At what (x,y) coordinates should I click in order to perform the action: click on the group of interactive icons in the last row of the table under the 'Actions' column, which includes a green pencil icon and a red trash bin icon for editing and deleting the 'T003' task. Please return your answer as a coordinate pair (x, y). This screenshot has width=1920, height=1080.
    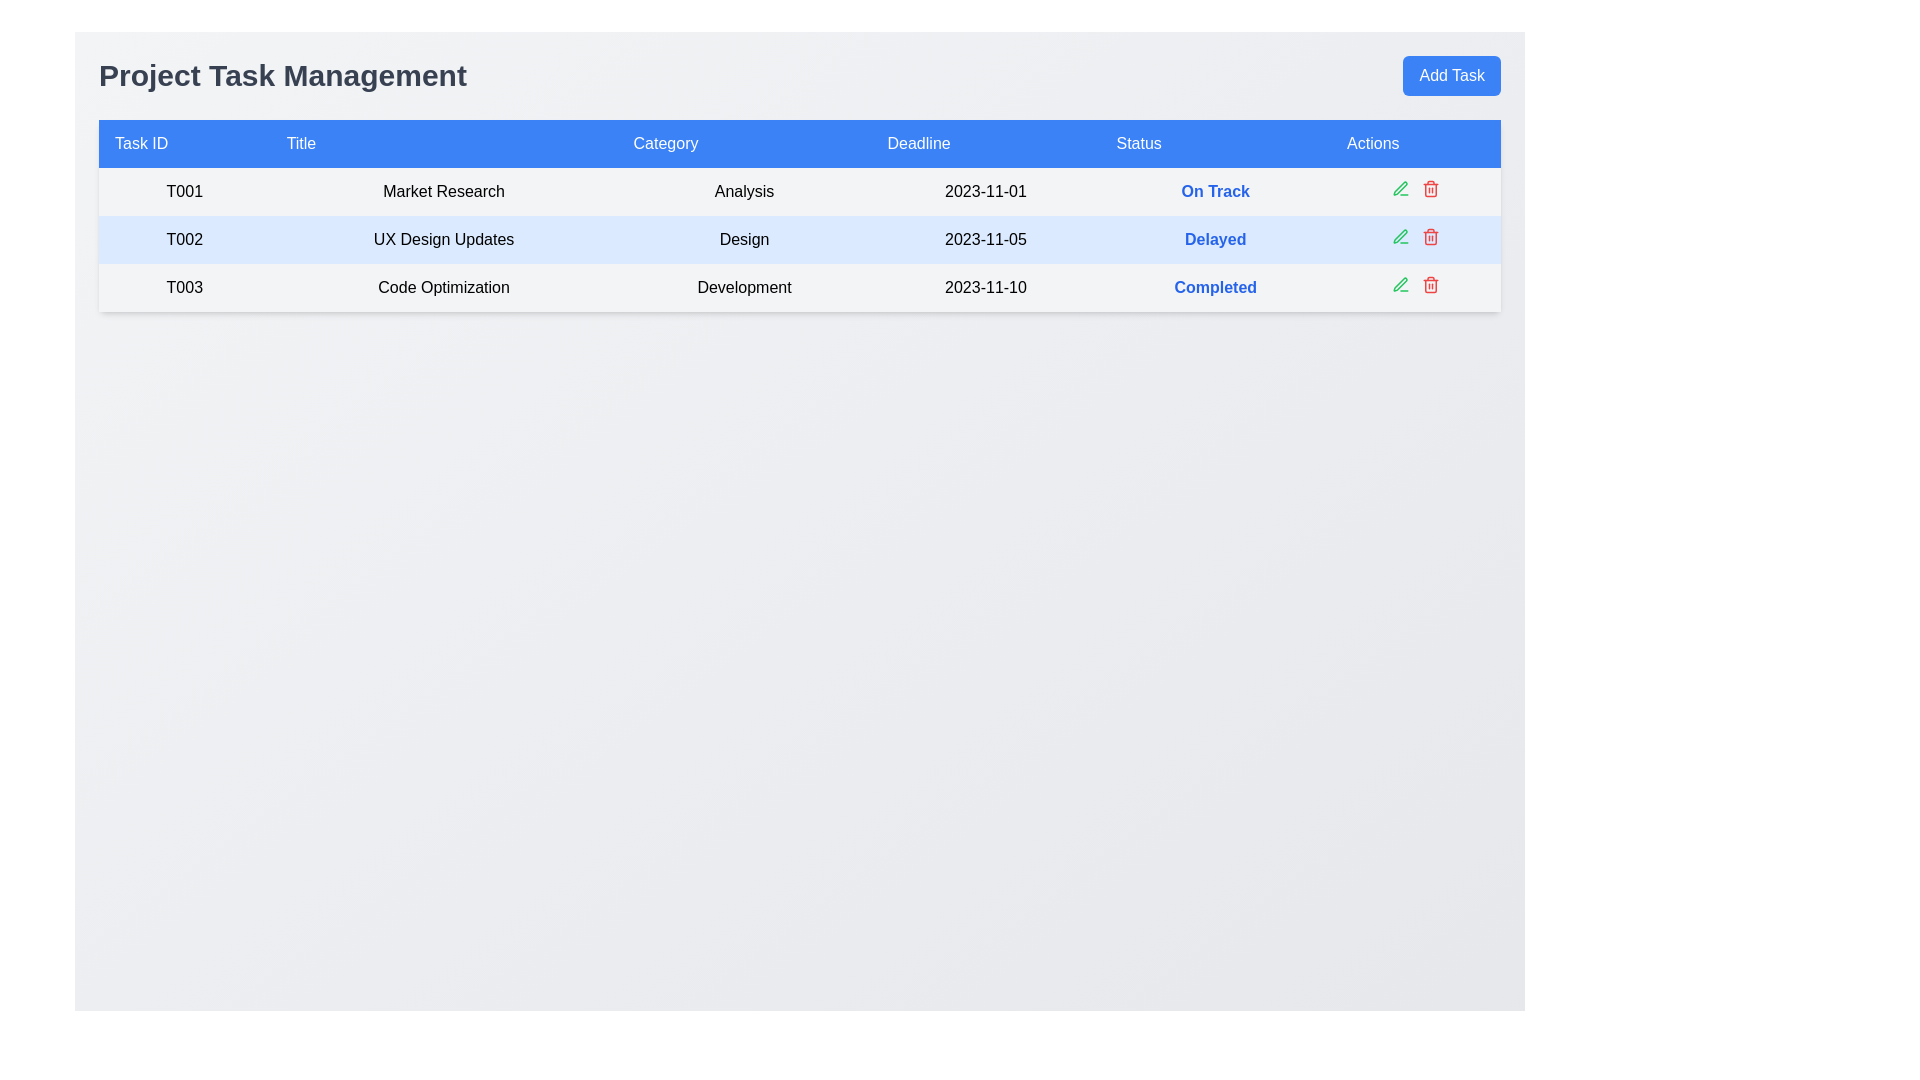
    Looking at the image, I should click on (1415, 285).